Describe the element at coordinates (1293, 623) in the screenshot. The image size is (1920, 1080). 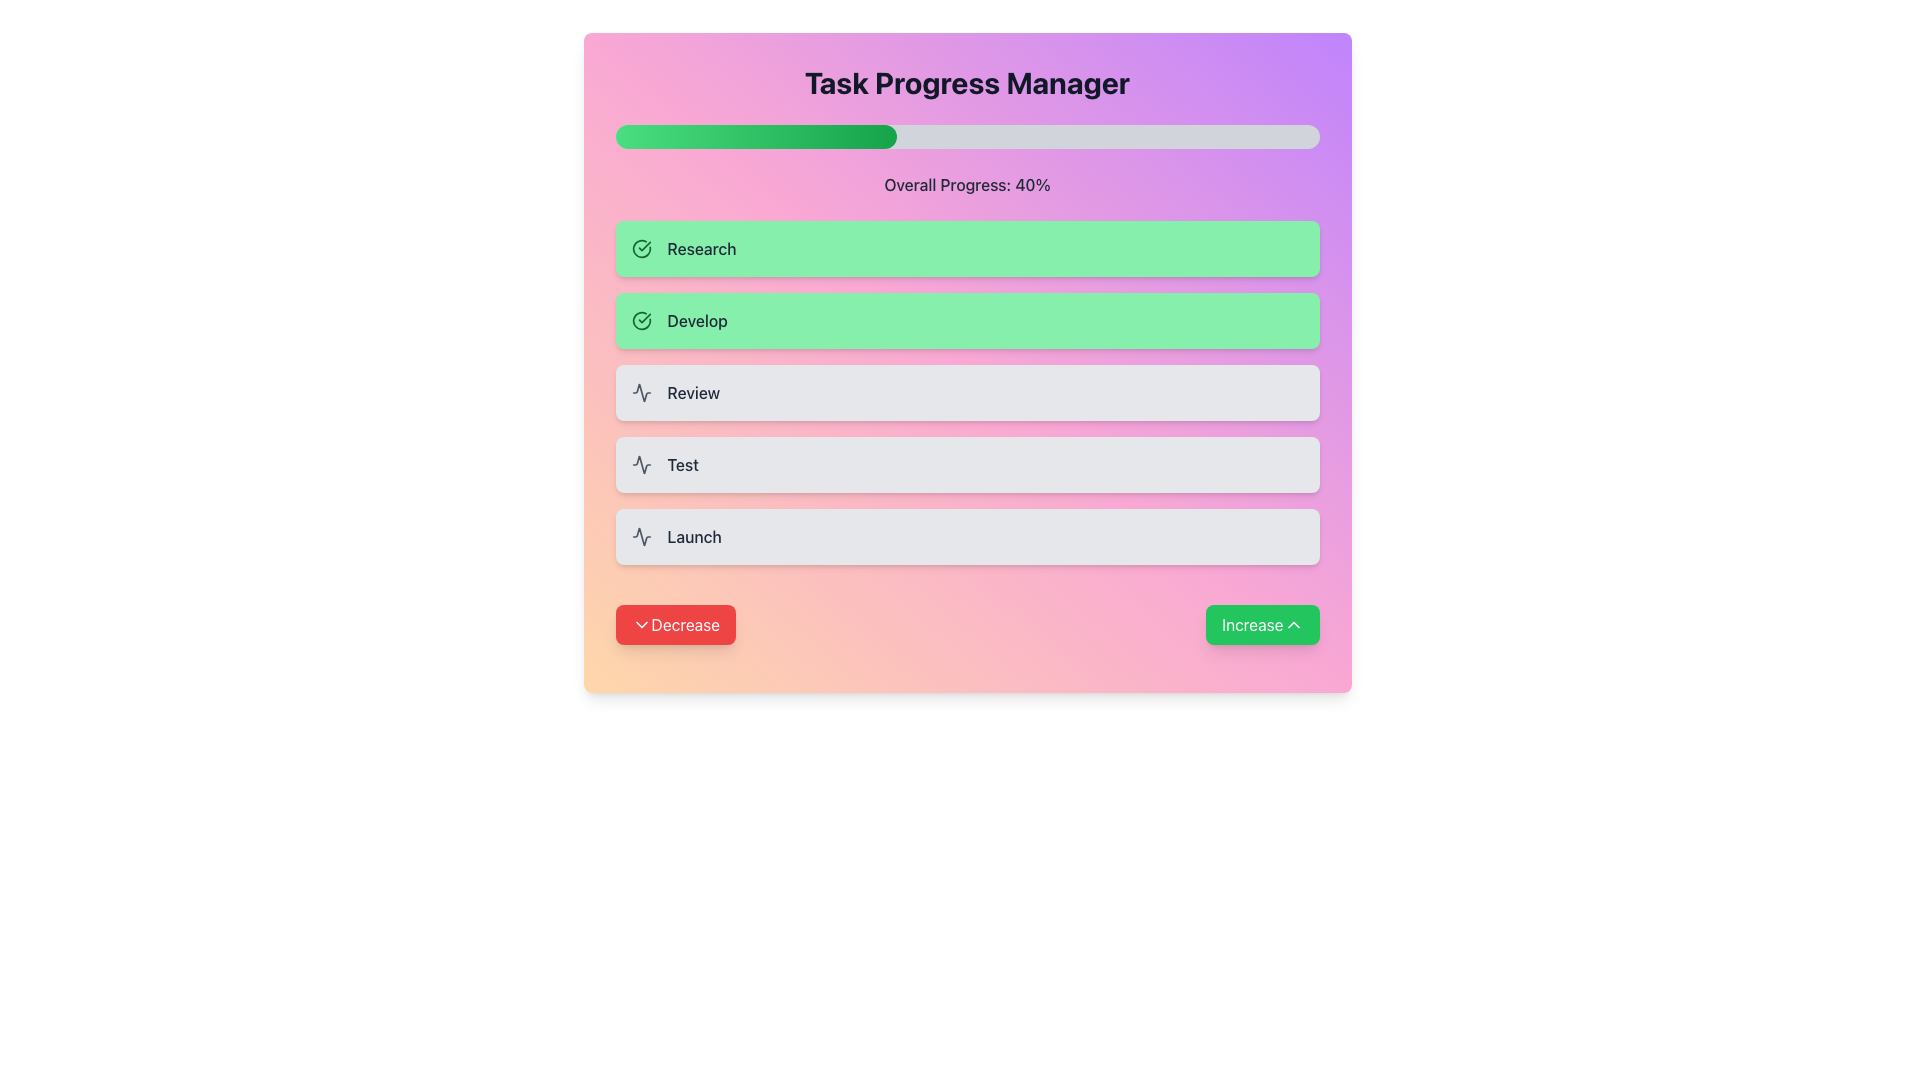
I see `the upward-pointing chevron icon located inside the green 'Increase' button at the bottom-right of the interface` at that location.